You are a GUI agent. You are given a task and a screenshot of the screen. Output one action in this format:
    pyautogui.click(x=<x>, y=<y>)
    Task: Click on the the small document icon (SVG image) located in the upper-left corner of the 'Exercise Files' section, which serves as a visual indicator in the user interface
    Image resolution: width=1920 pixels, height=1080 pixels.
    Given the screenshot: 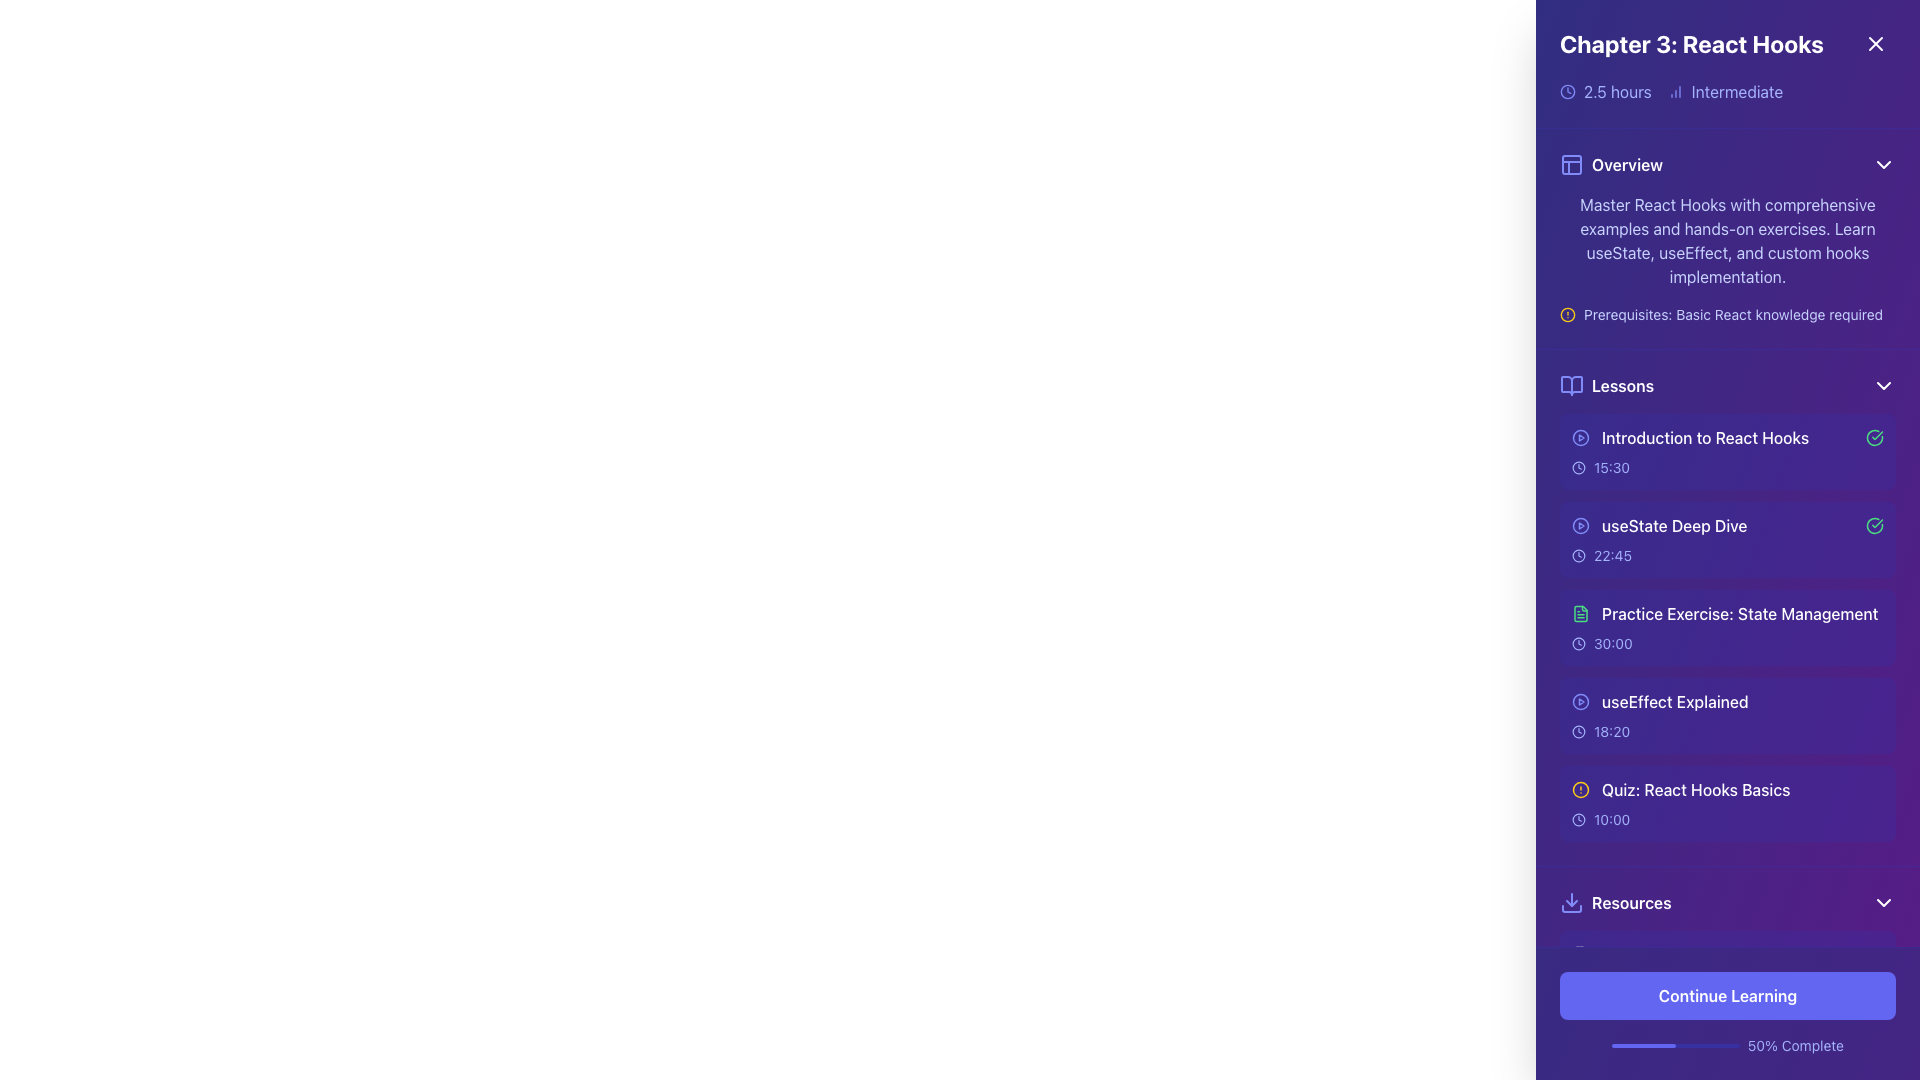 What is the action you would take?
    pyautogui.click(x=1579, y=1014)
    